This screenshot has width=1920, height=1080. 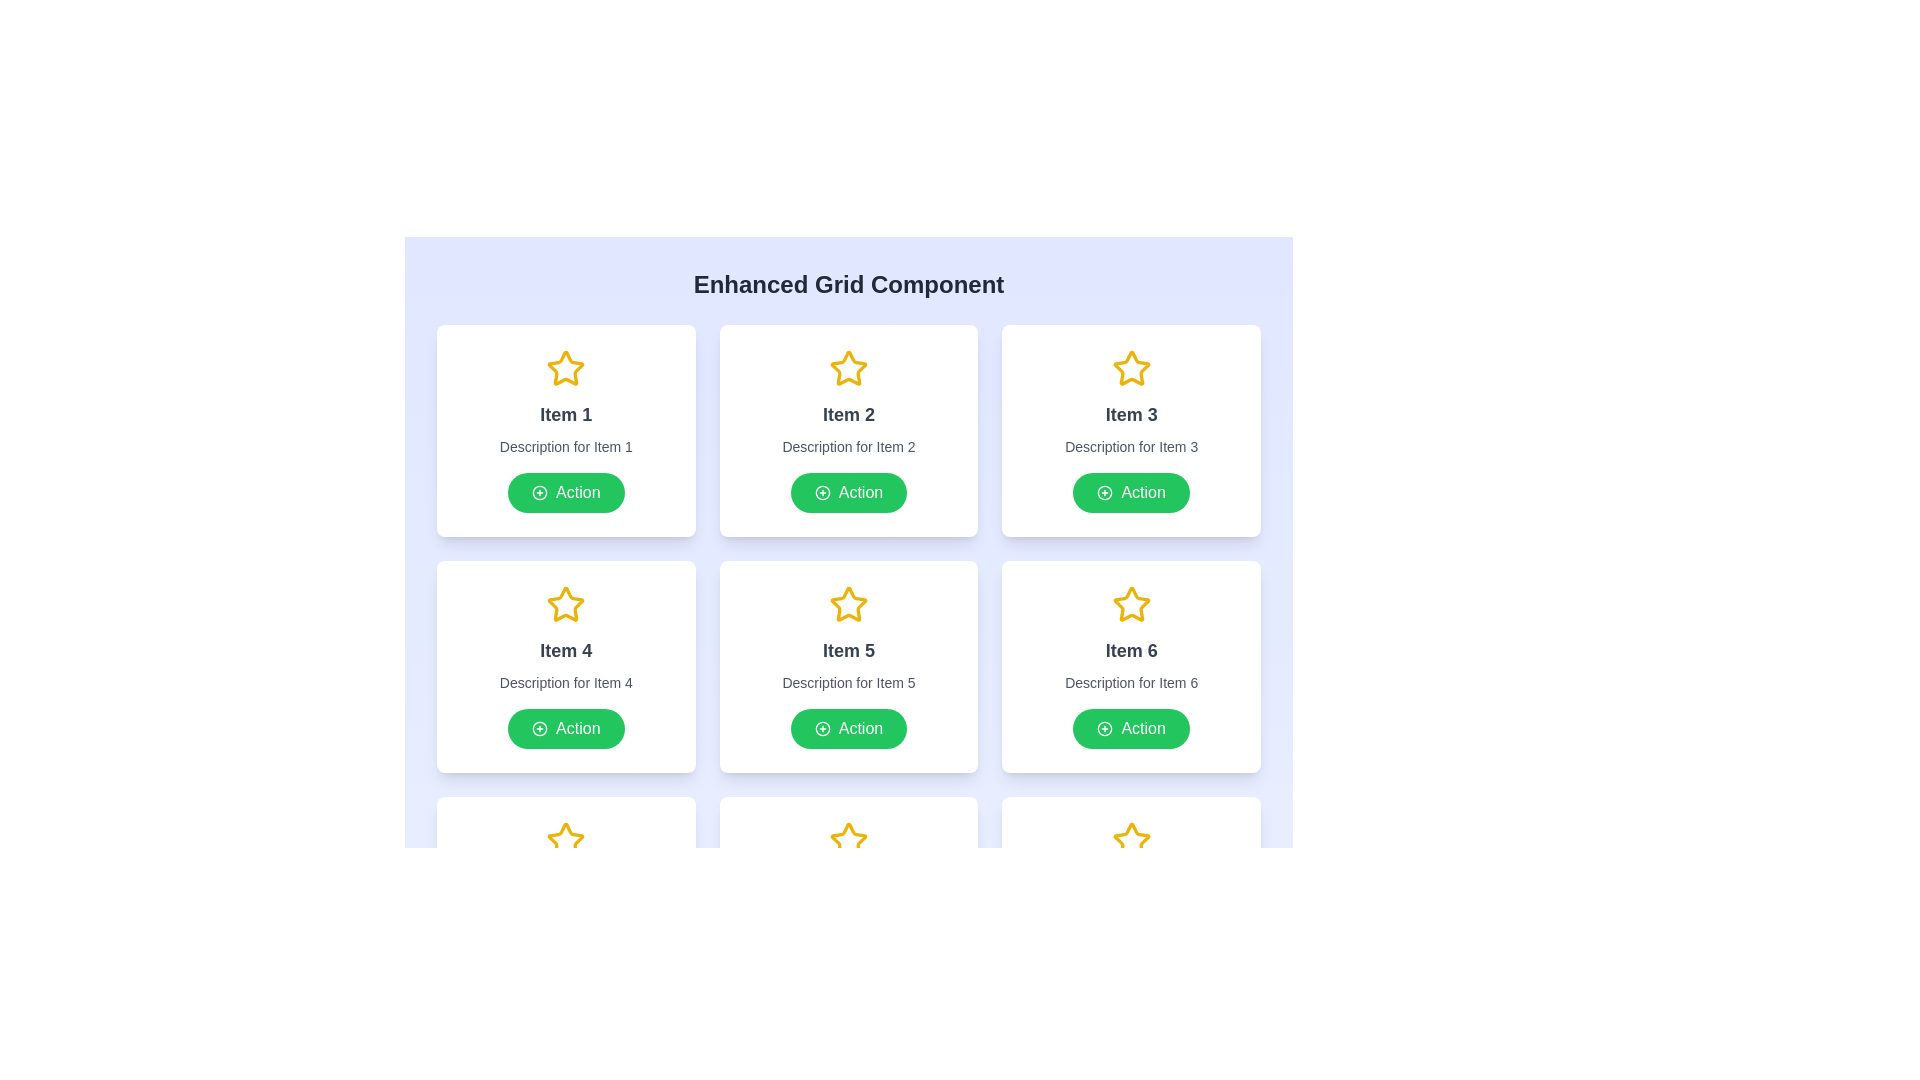 I want to click on the Label text that provides context for 'Item 2', located directly below the title 'Item 2' and above the green 'Action' button in the second card of the grid, so click(x=849, y=446).